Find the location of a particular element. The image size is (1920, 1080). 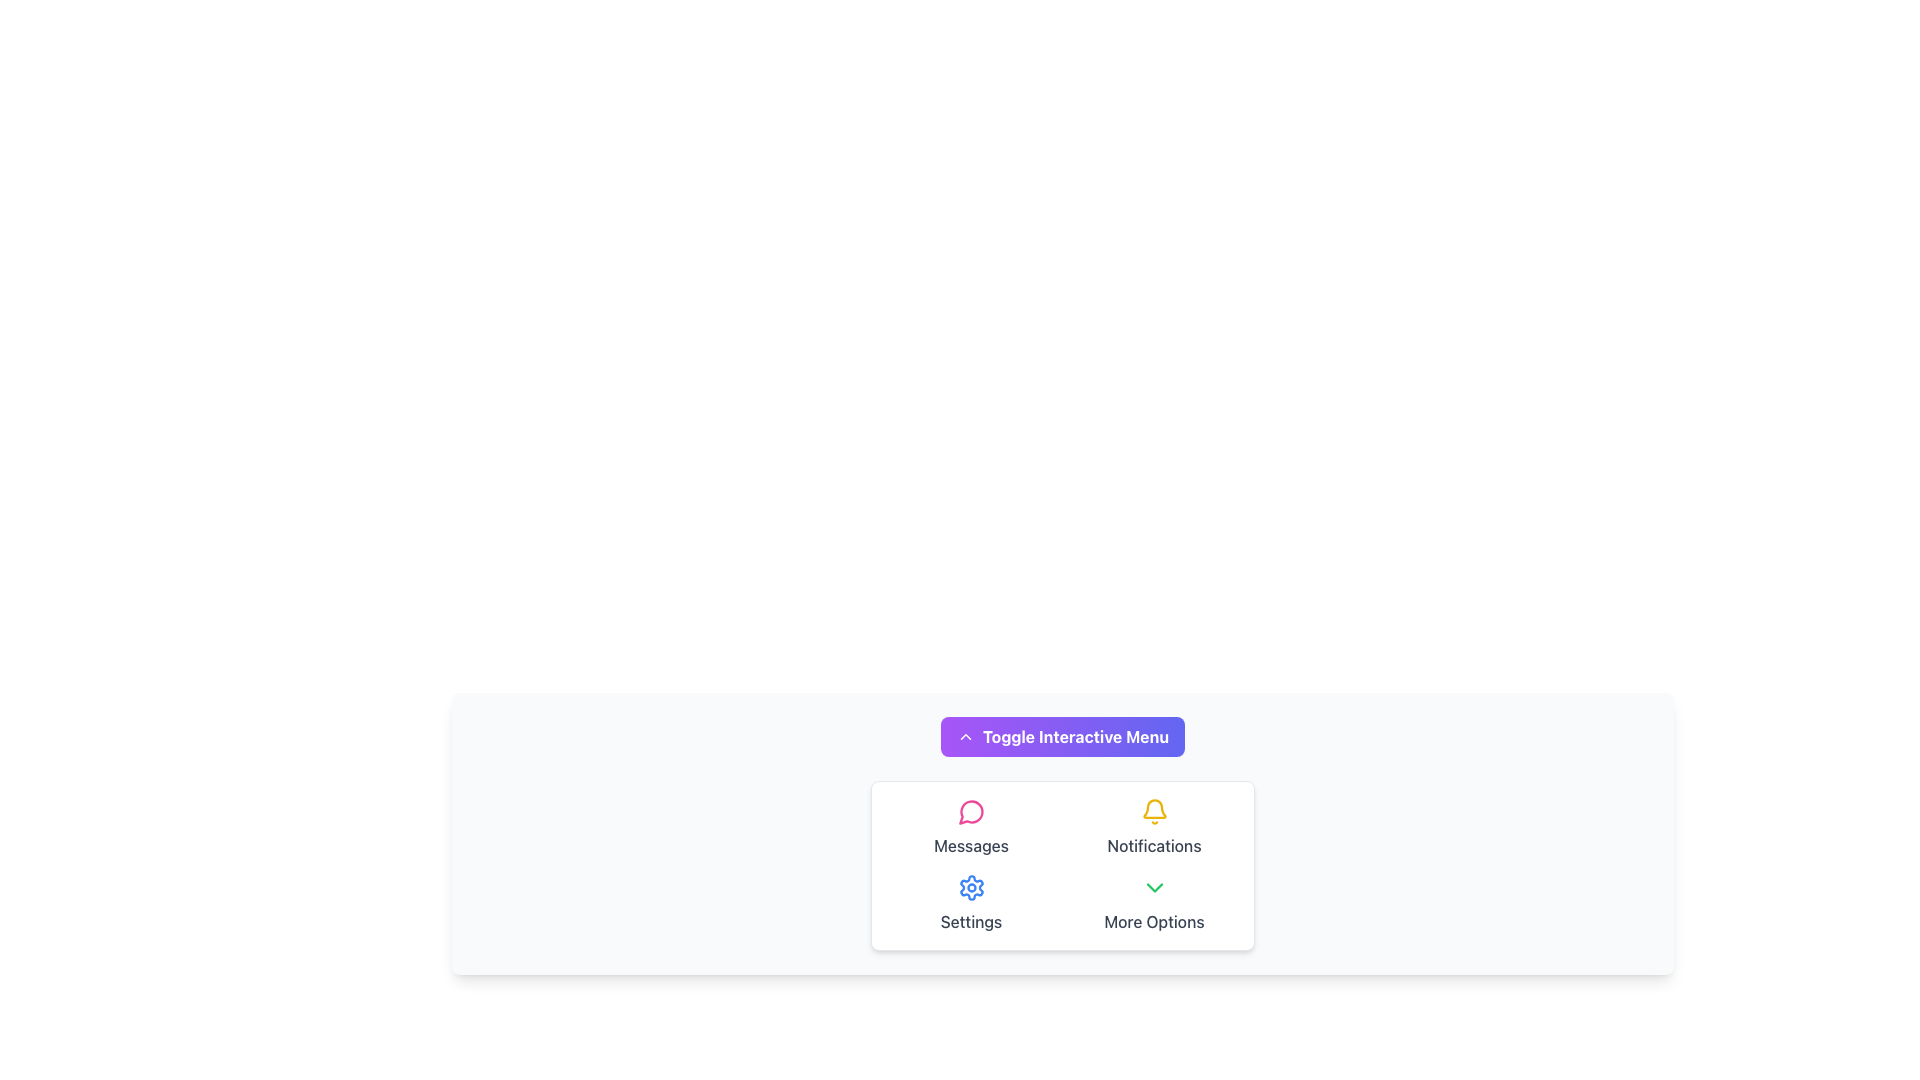

the speech bubble icon fragment with a pink outline that represents messages, located on the left side of the grid menu is located at coordinates (970, 812).